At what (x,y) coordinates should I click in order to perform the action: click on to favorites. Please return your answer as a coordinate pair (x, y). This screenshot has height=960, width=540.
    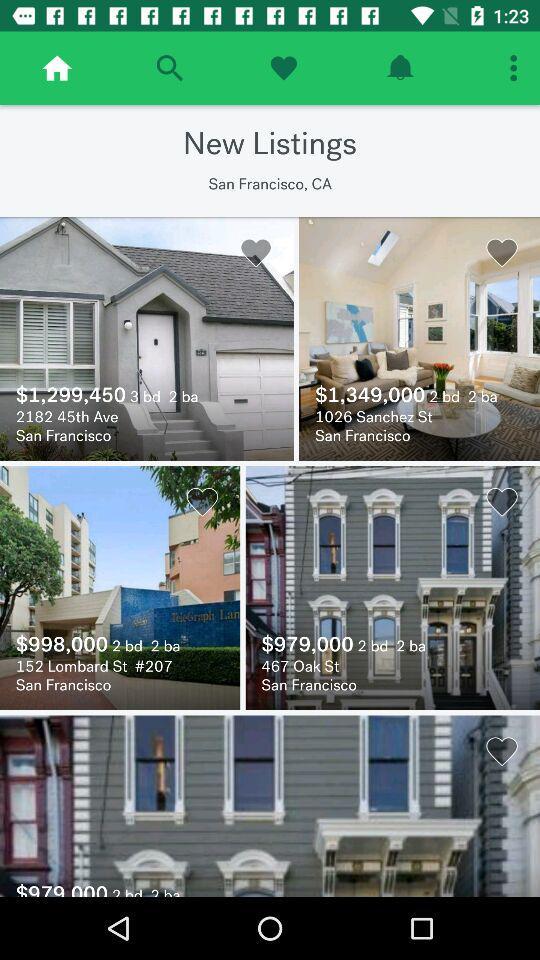
    Looking at the image, I should click on (282, 68).